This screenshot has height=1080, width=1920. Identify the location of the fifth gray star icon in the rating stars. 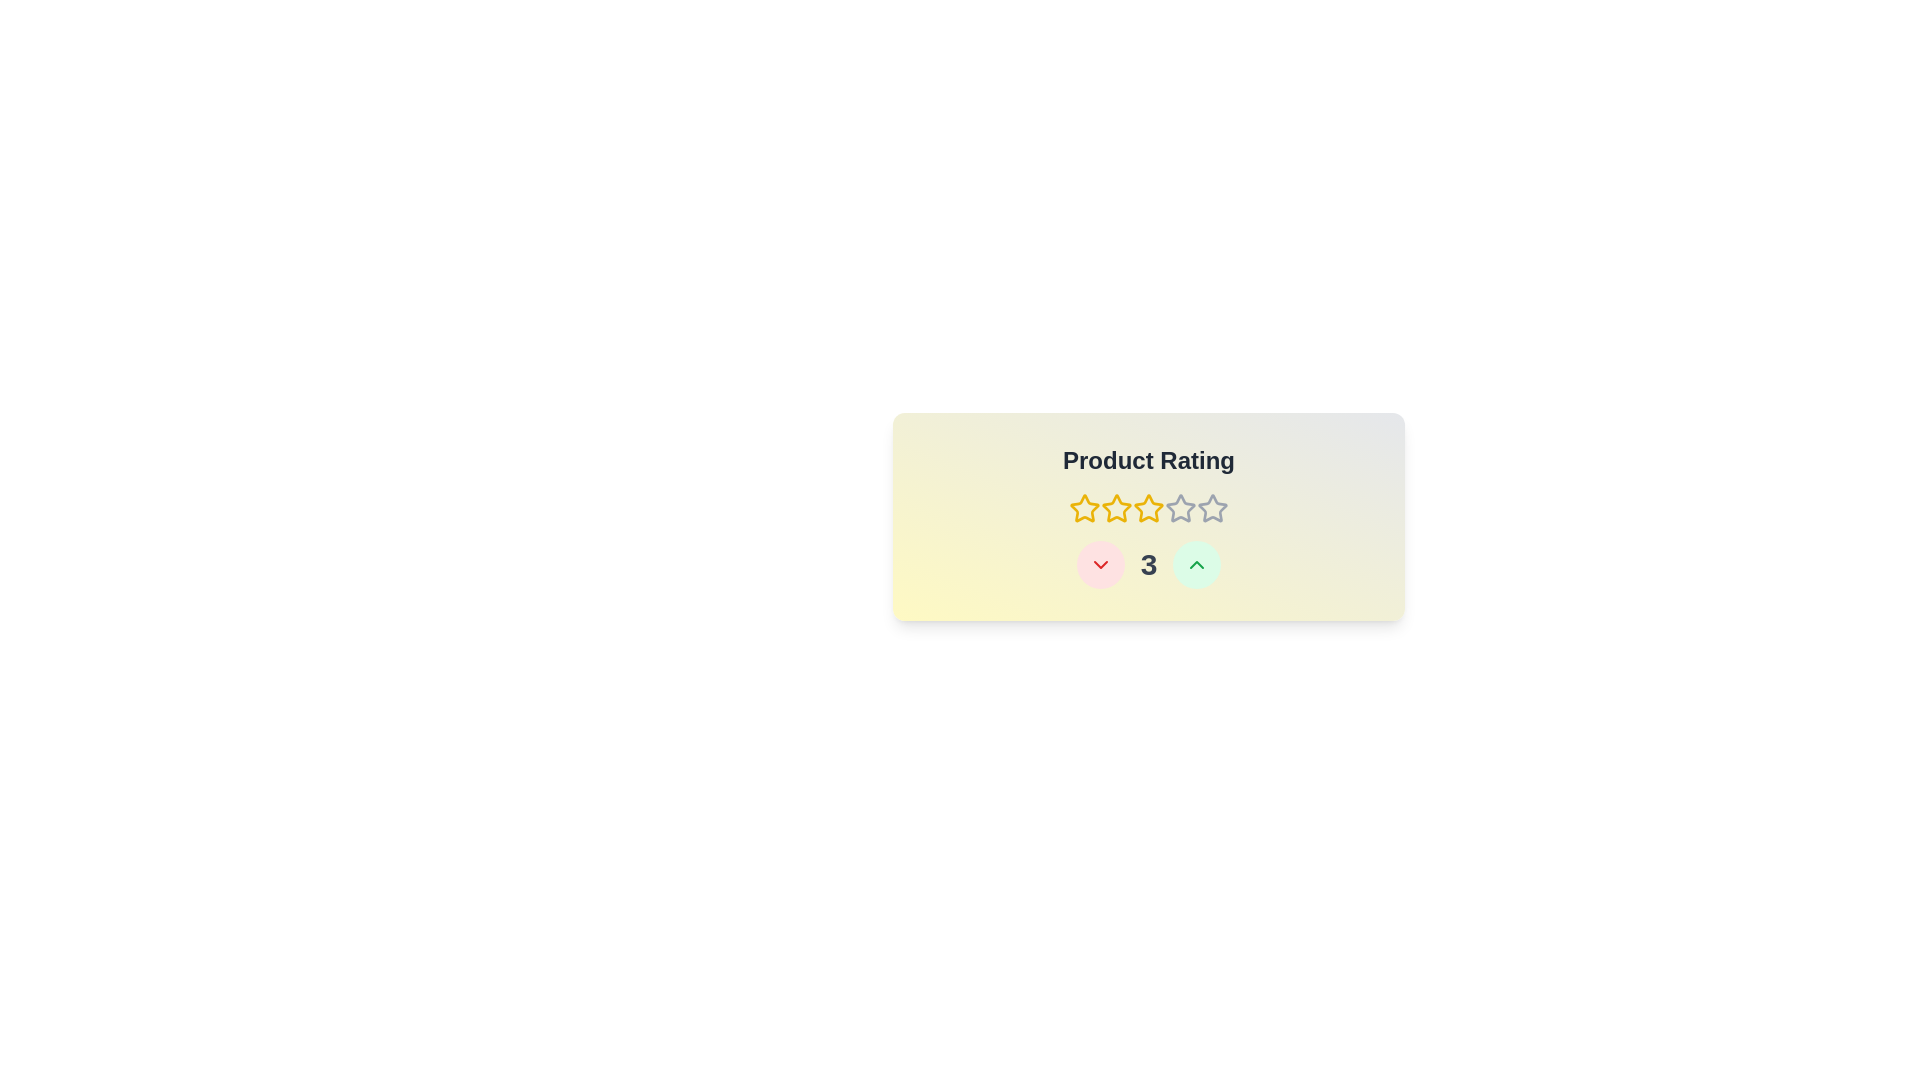
(1212, 508).